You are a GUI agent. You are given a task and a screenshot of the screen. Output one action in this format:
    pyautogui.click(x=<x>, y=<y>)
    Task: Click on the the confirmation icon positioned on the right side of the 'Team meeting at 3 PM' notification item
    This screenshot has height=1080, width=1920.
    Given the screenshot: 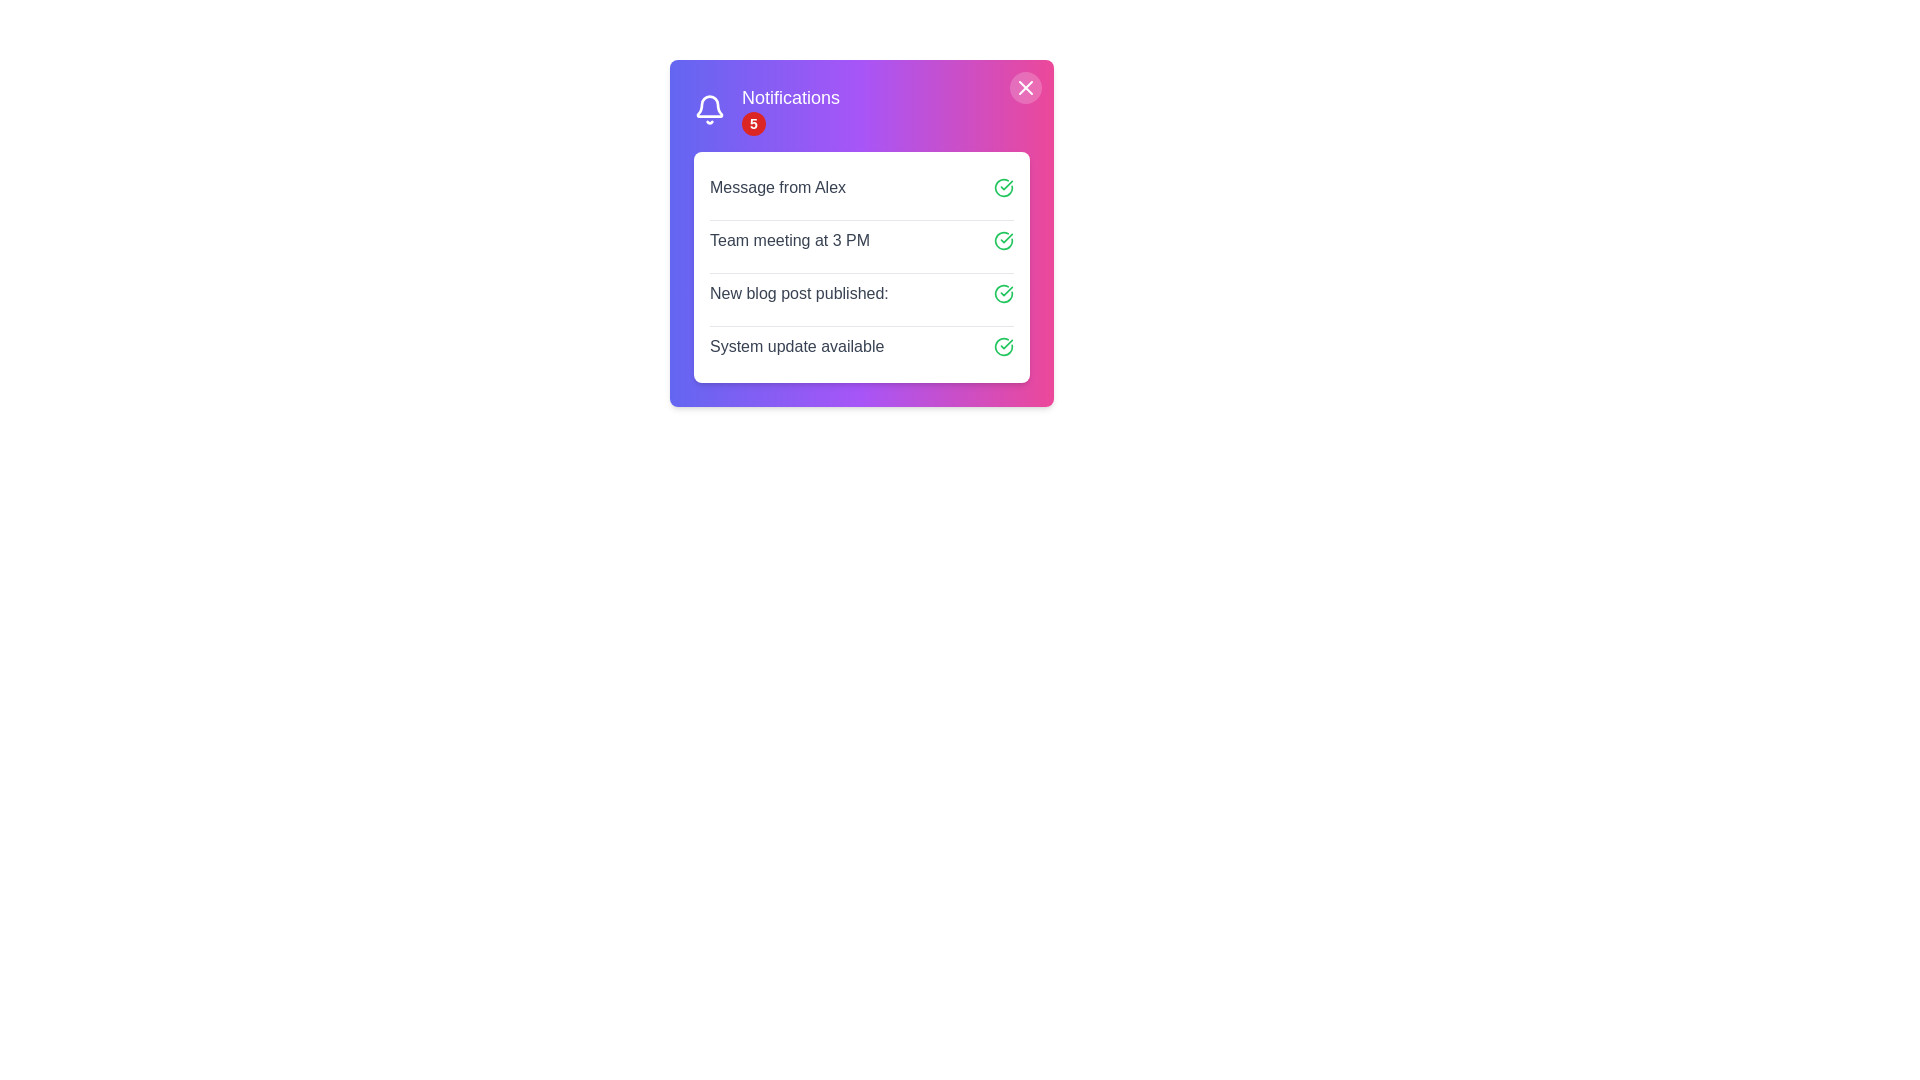 What is the action you would take?
    pyautogui.click(x=1003, y=239)
    